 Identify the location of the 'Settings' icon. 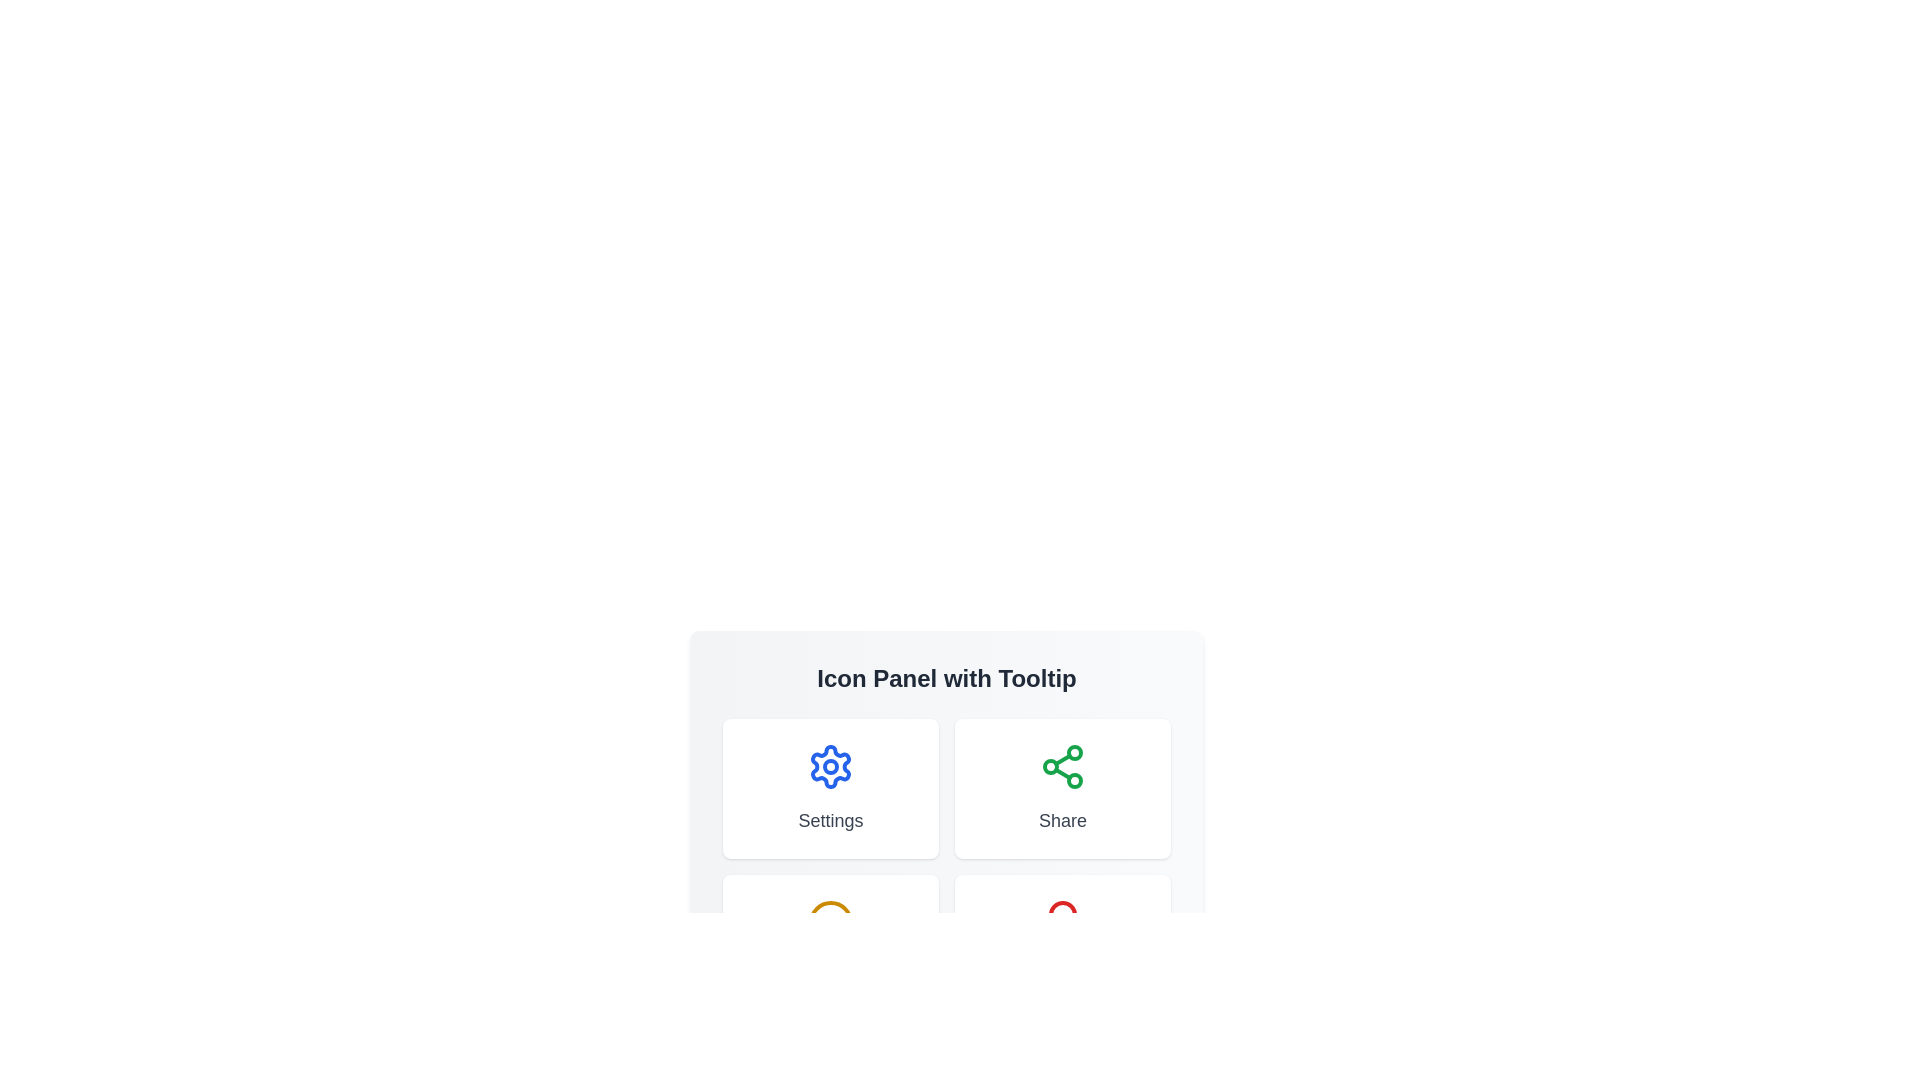
(830, 766).